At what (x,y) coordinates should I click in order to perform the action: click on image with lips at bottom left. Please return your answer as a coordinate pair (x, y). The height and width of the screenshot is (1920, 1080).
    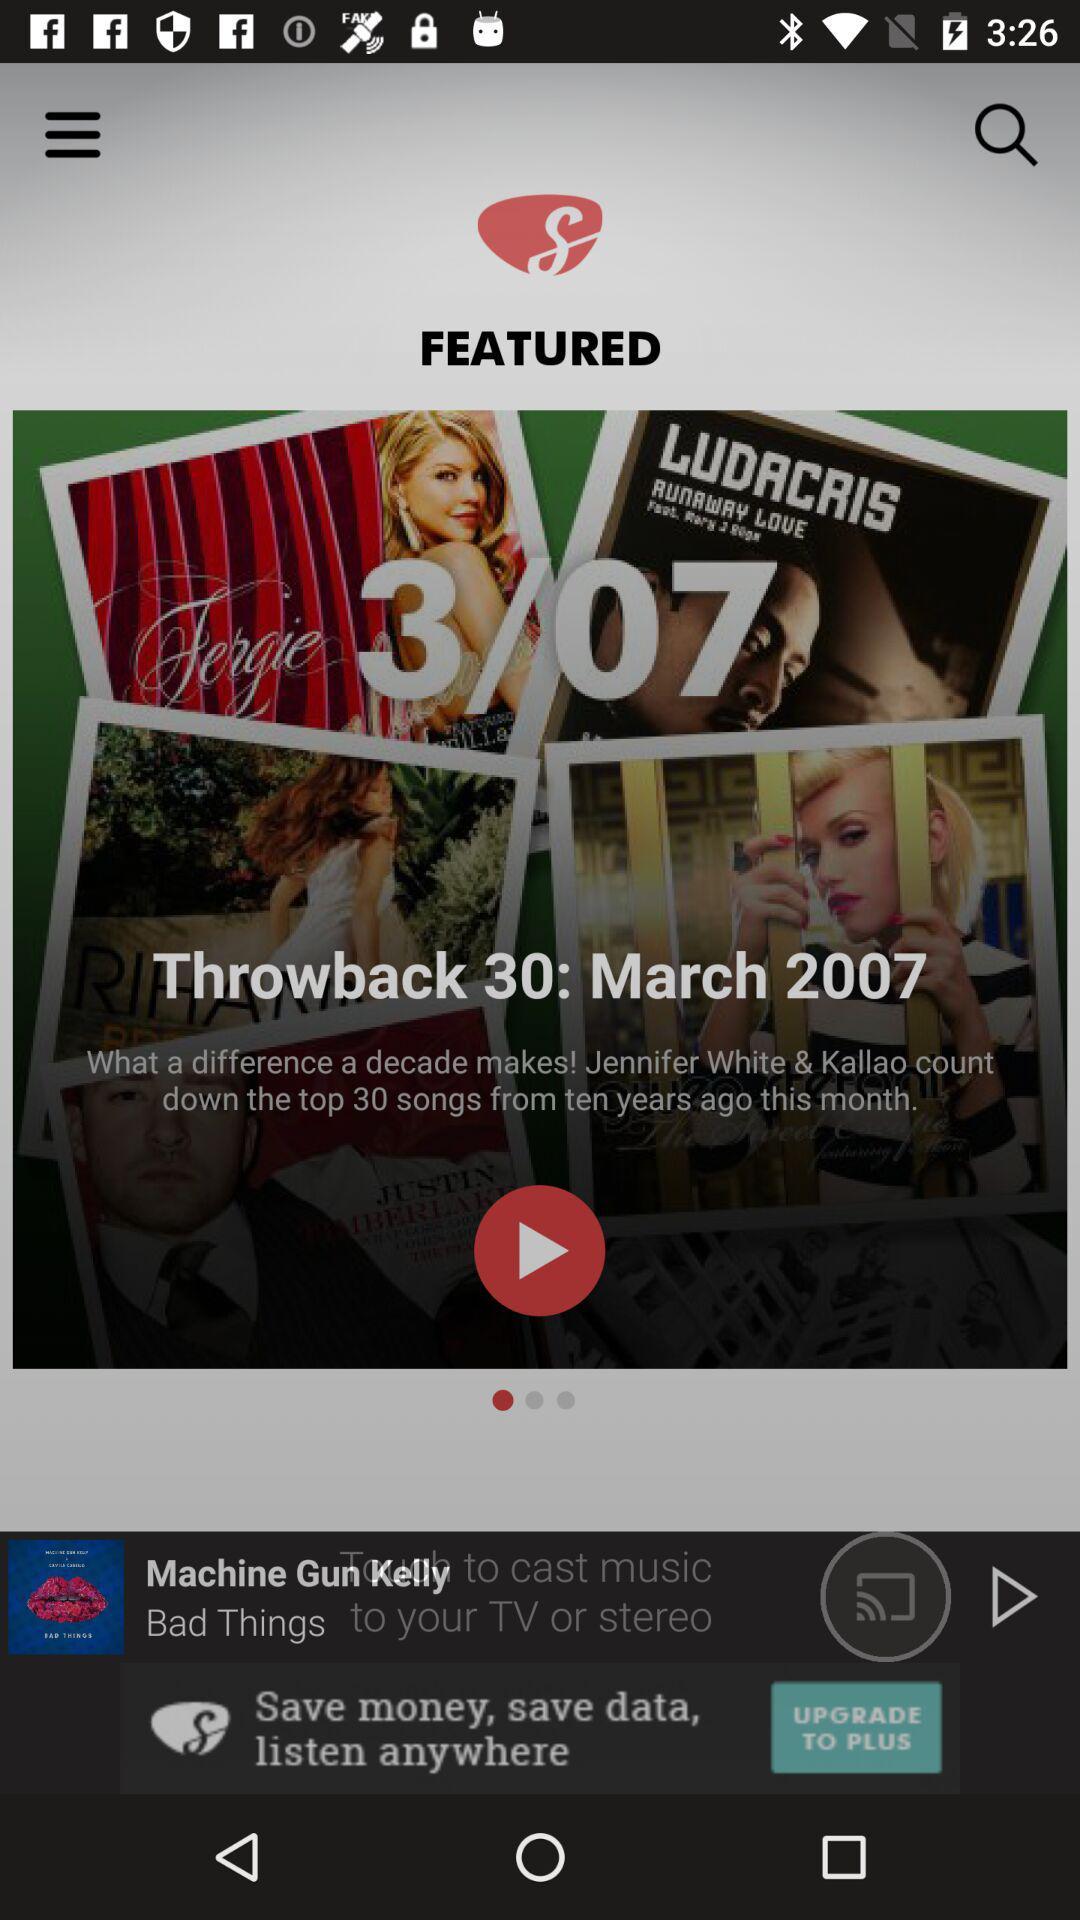
    Looking at the image, I should click on (64, 1596).